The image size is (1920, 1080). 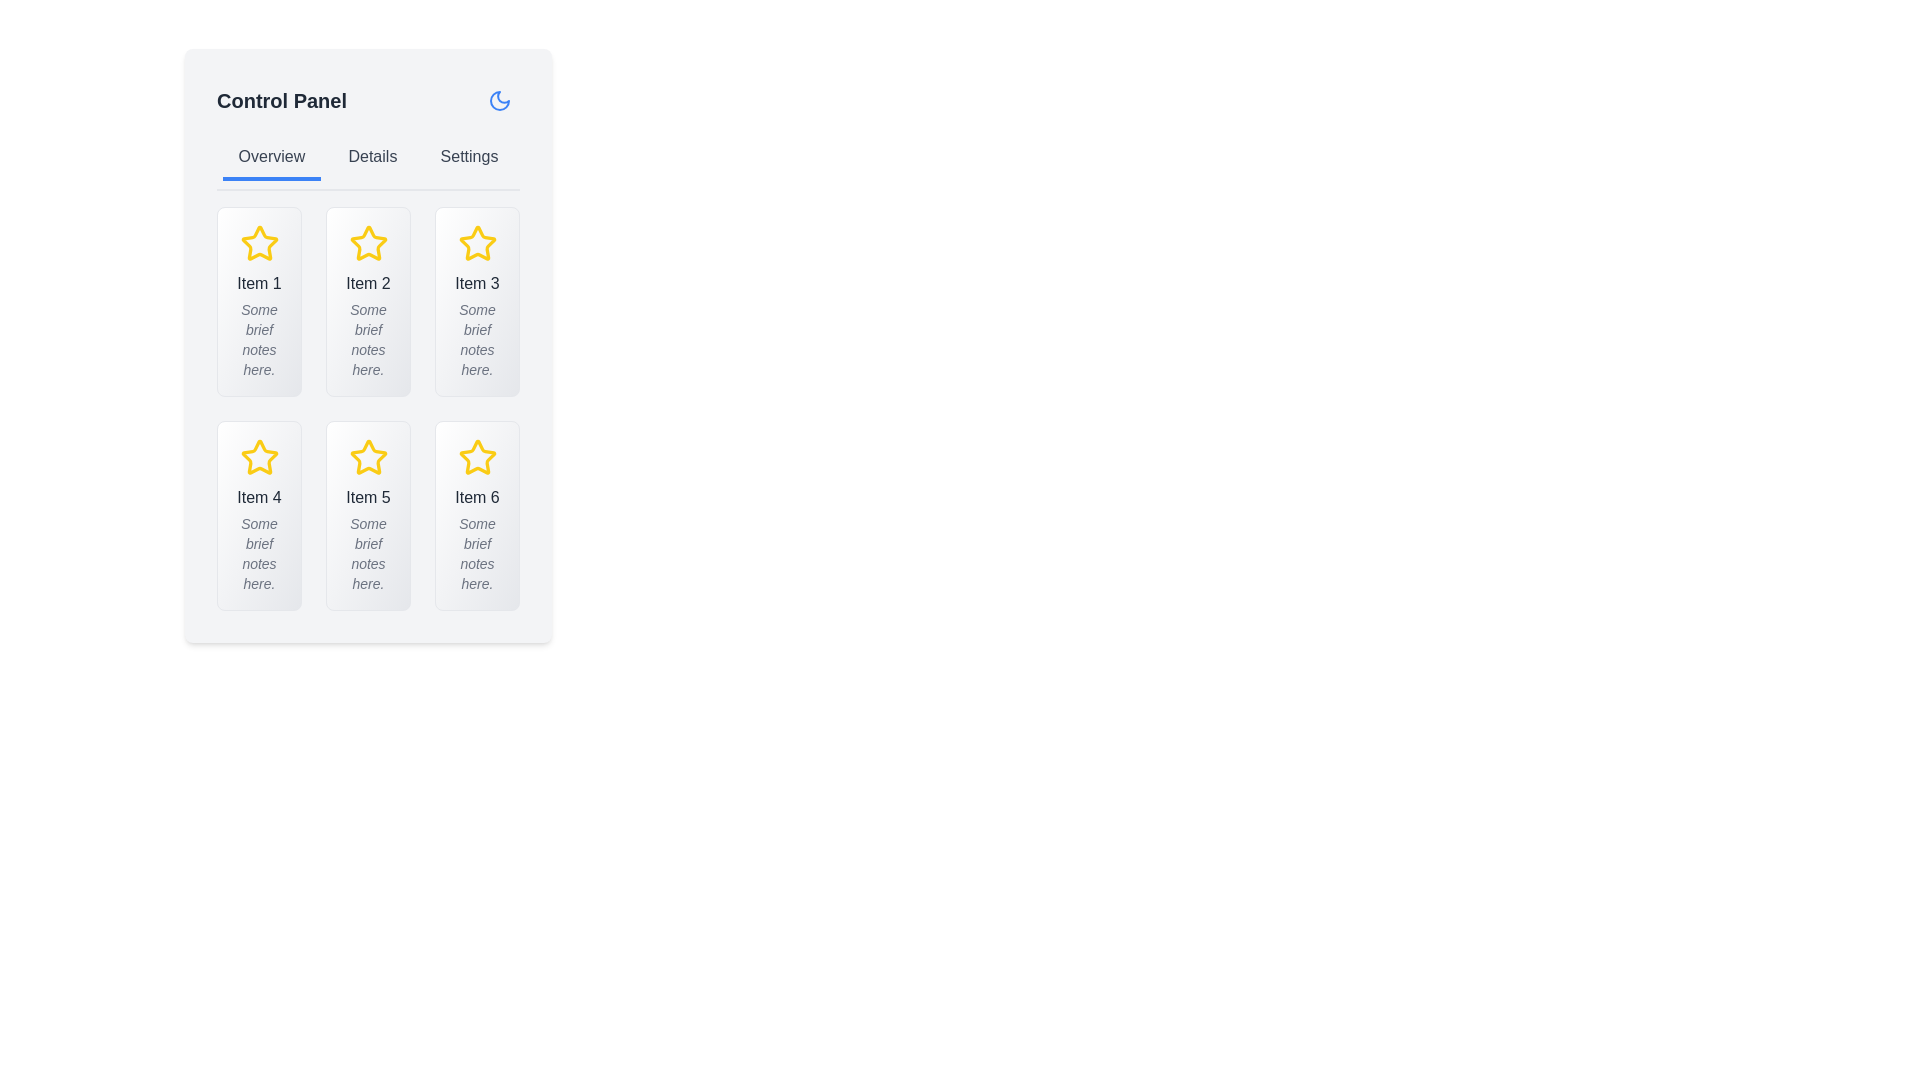 I want to click on the star-shaped icon with yellow strokes located above the text 'Item 5' within the card for 'Item 5', so click(x=368, y=458).